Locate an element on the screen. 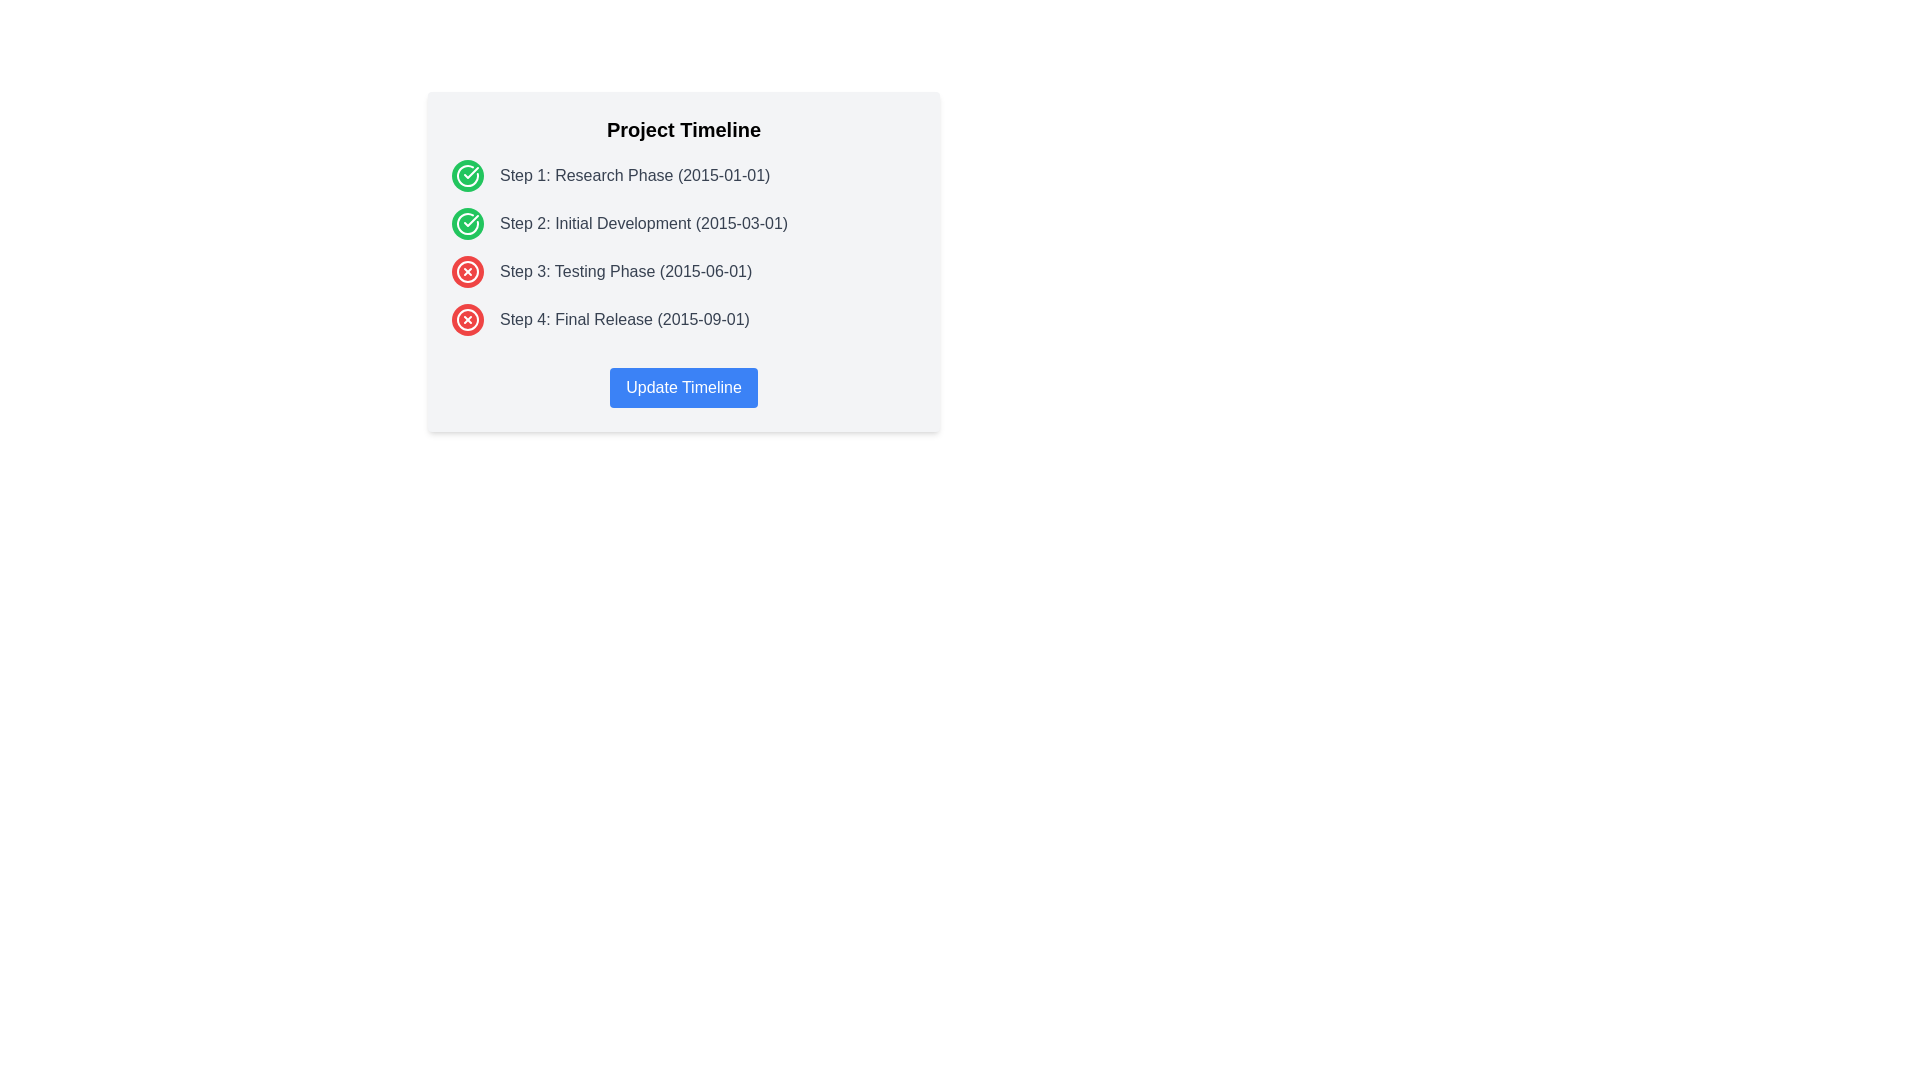 This screenshot has height=1080, width=1920. the green circular icon with a white checkmark inside, which signifies completion, located in the second line of the project timeline before 'Step 2: Initial Development (2015-03-01)' is located at coordinates (466, 223).